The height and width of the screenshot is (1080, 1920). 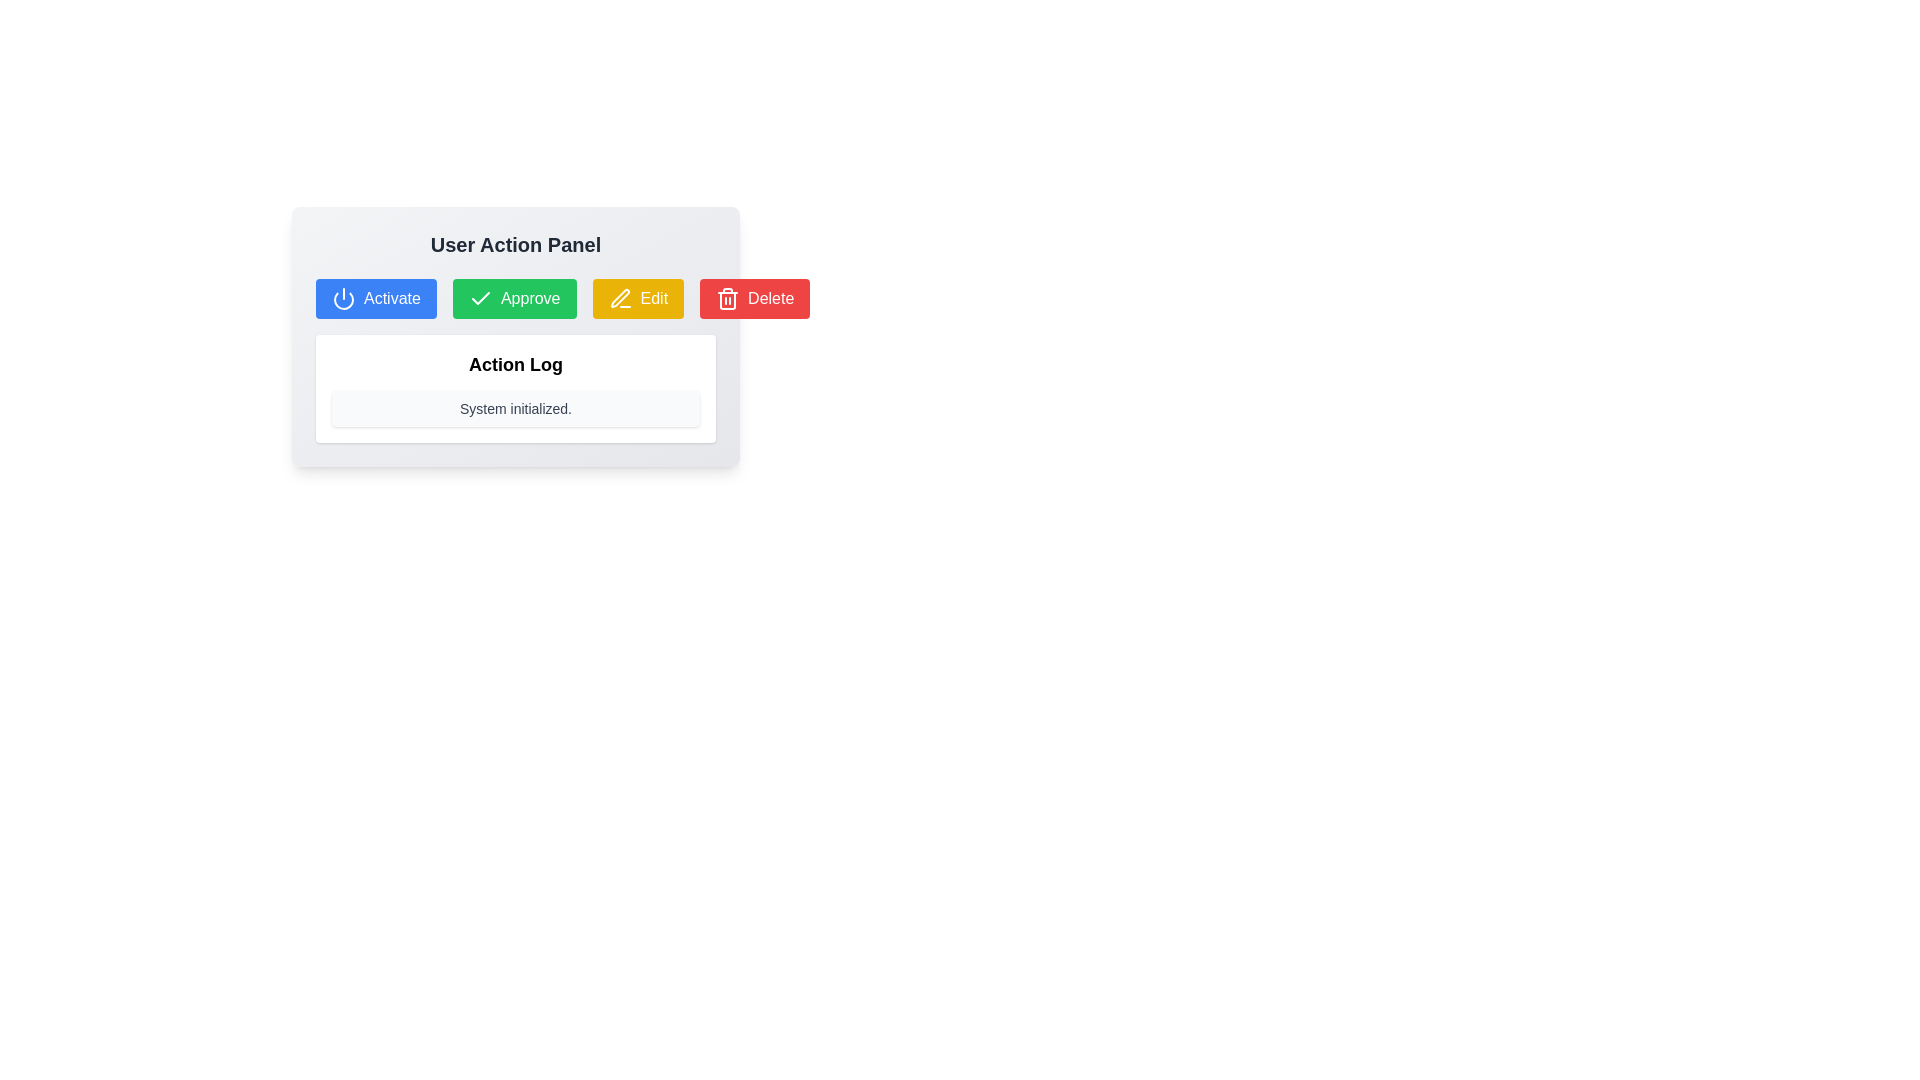 What do you see at coordinates (515, 365) in the screenshot?
I see `the Heading text that serves as a title for the actions logged, located inside a white rectangular box with rounded corners and a shadow, positioned below colorful buttons` at bounding box center [515, 365].